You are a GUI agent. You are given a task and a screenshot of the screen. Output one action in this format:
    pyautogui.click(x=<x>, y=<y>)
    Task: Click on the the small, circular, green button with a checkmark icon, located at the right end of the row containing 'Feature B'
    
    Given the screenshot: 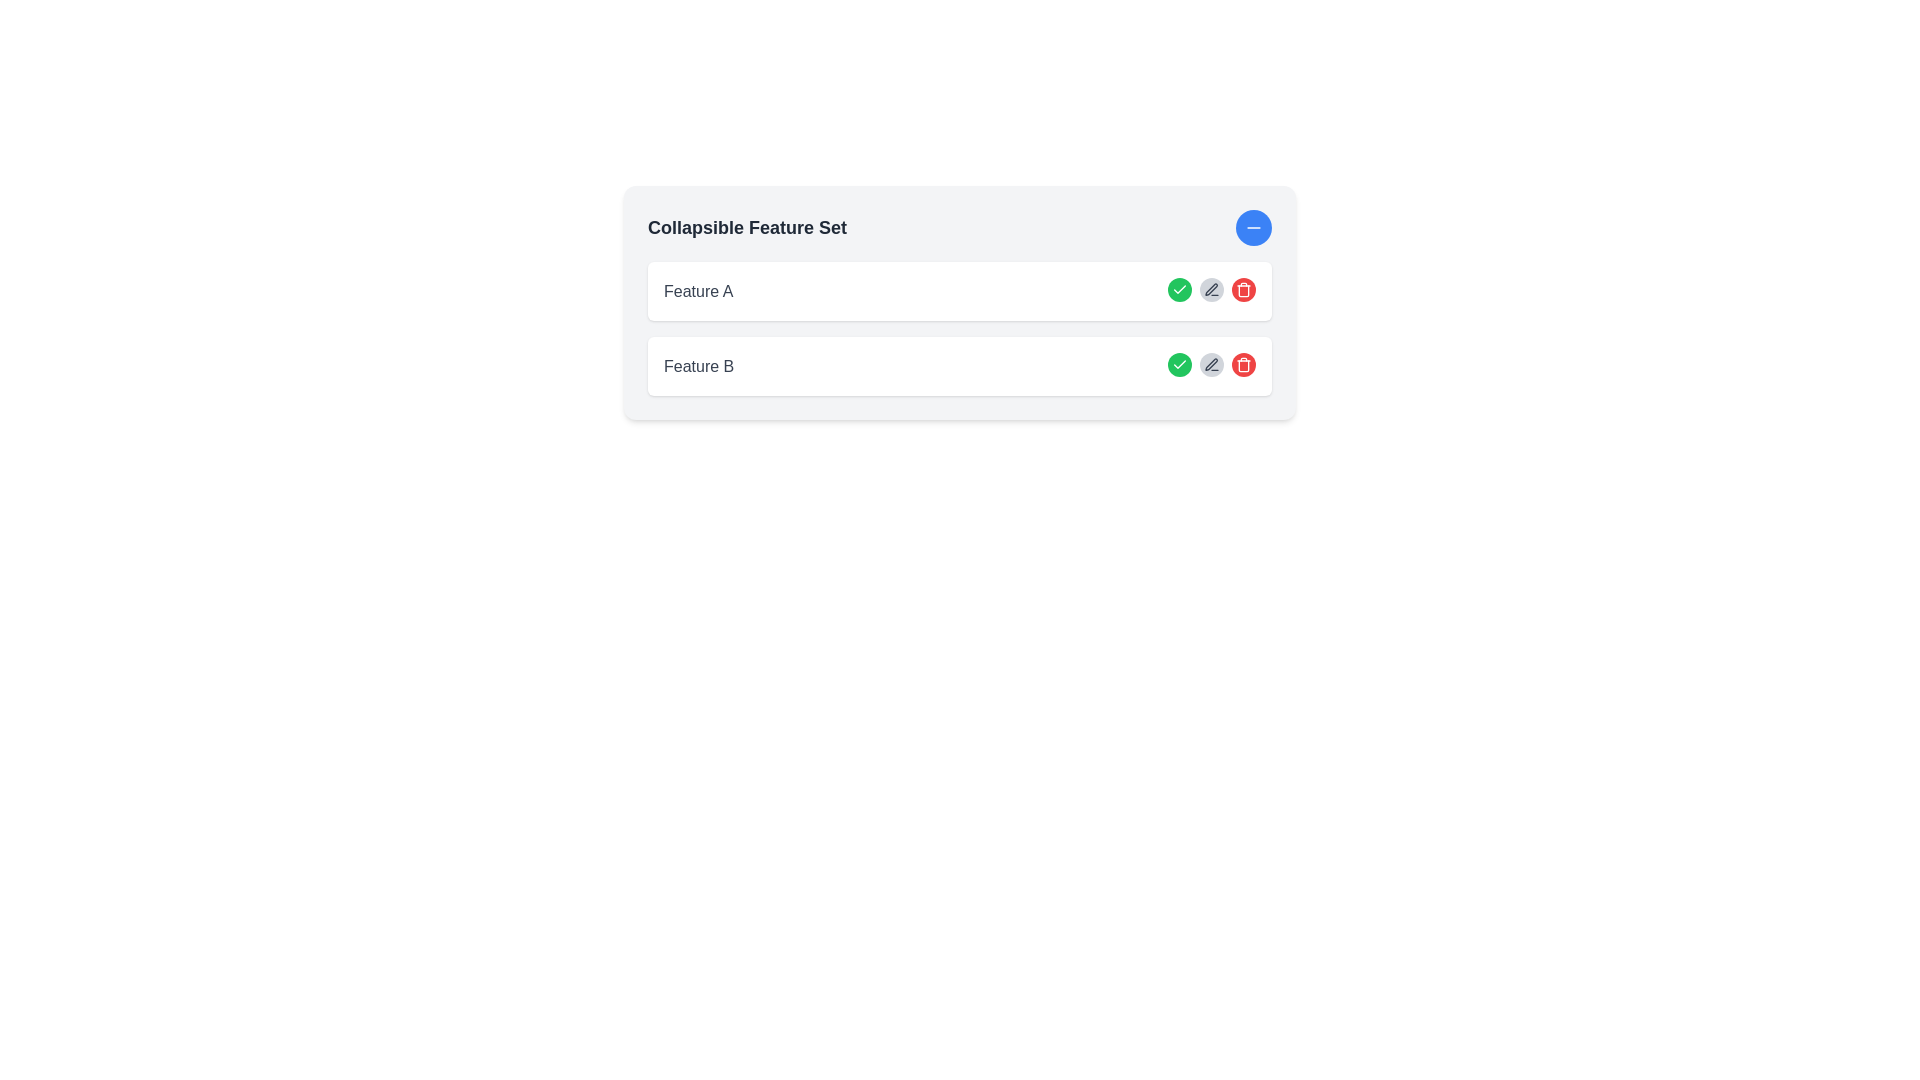 What is the action you would take?
    pyautogui.click(x=1180, y=289)
    